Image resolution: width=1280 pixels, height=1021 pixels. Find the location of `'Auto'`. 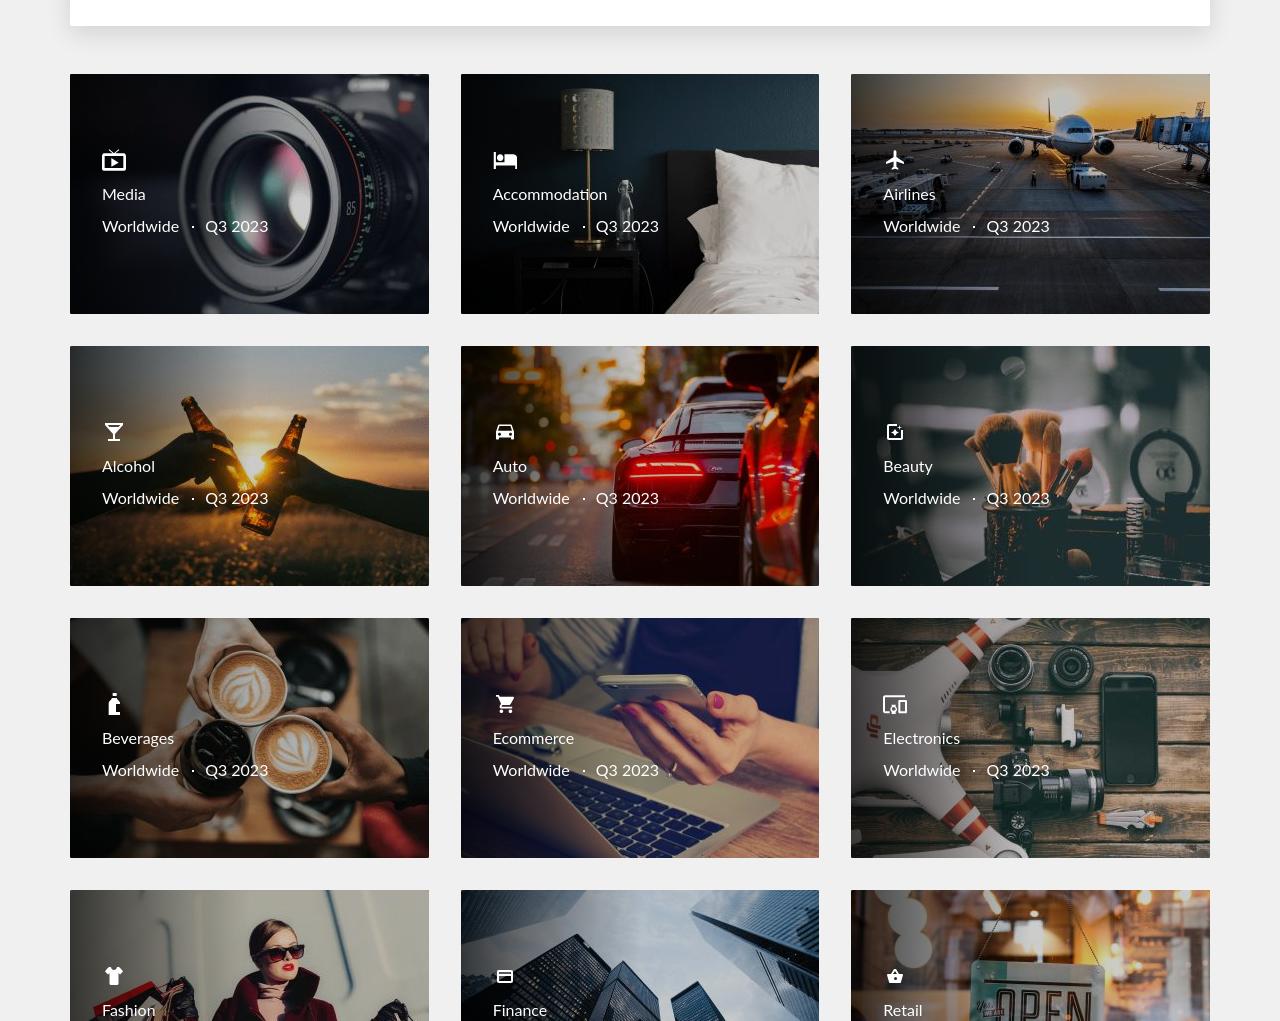

'Auto' is located at coordinates (509, 467).